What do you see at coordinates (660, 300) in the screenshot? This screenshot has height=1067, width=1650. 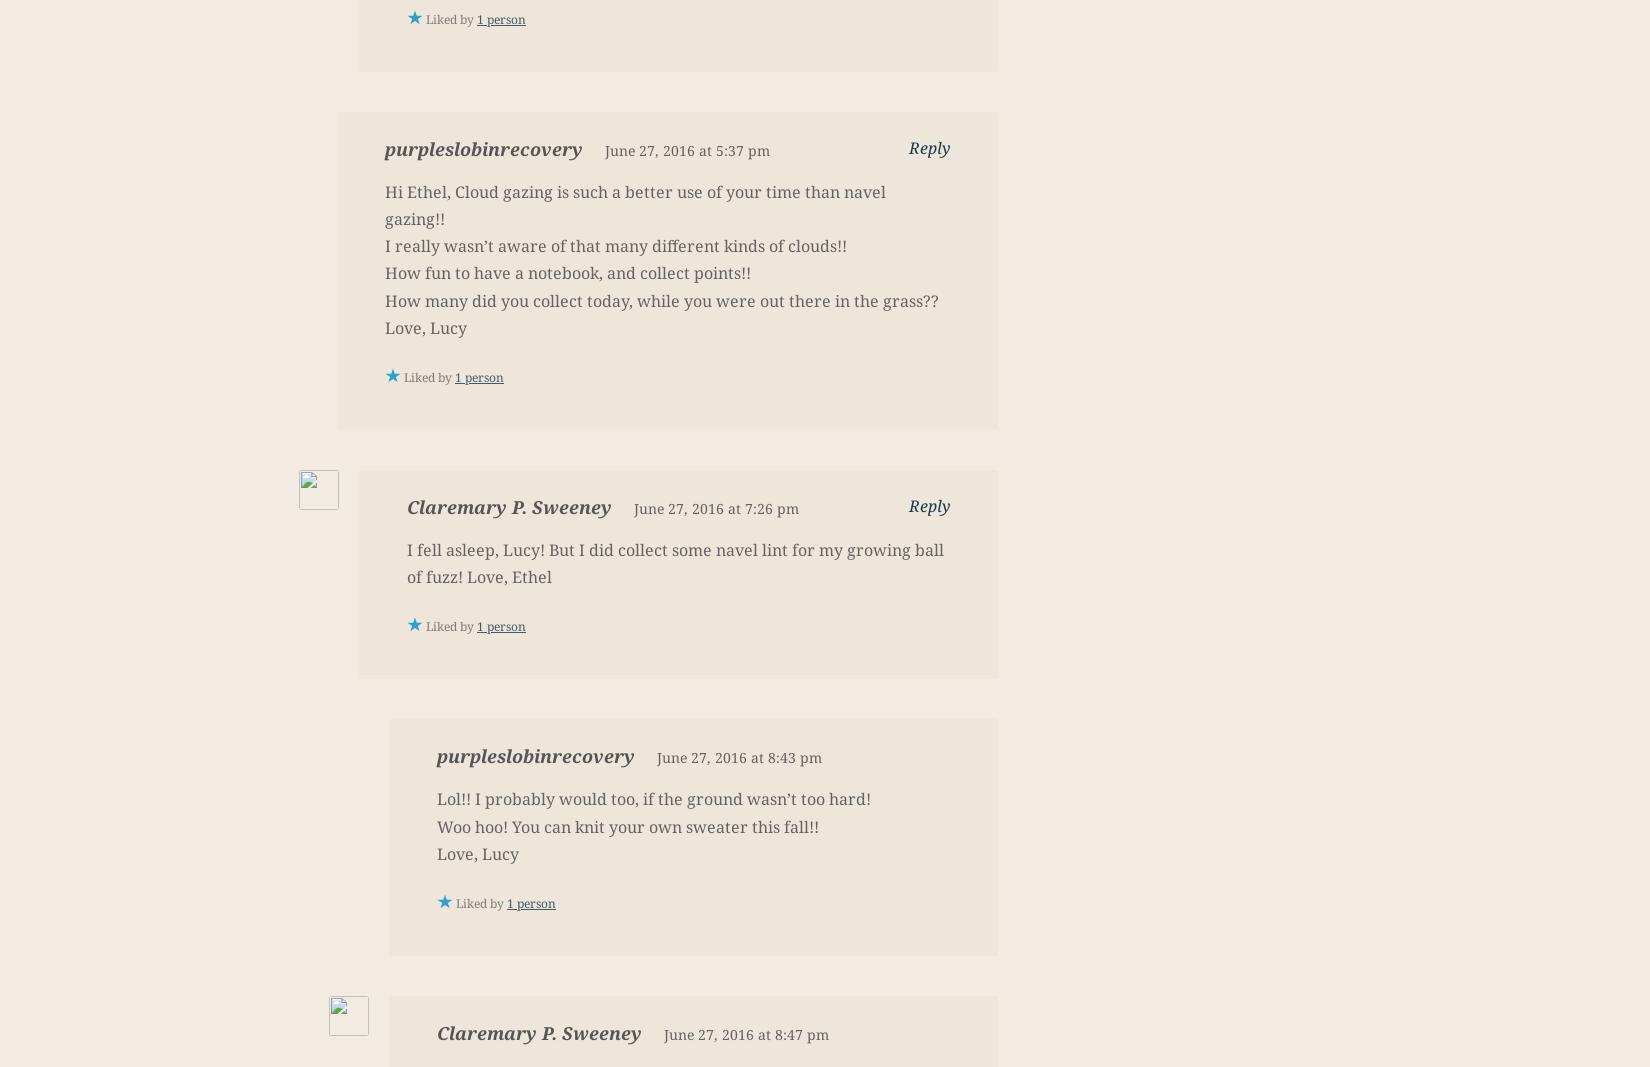 I see `'How many did you collect today, while you were out there in the grass??'` at bounding box center [660, 300].